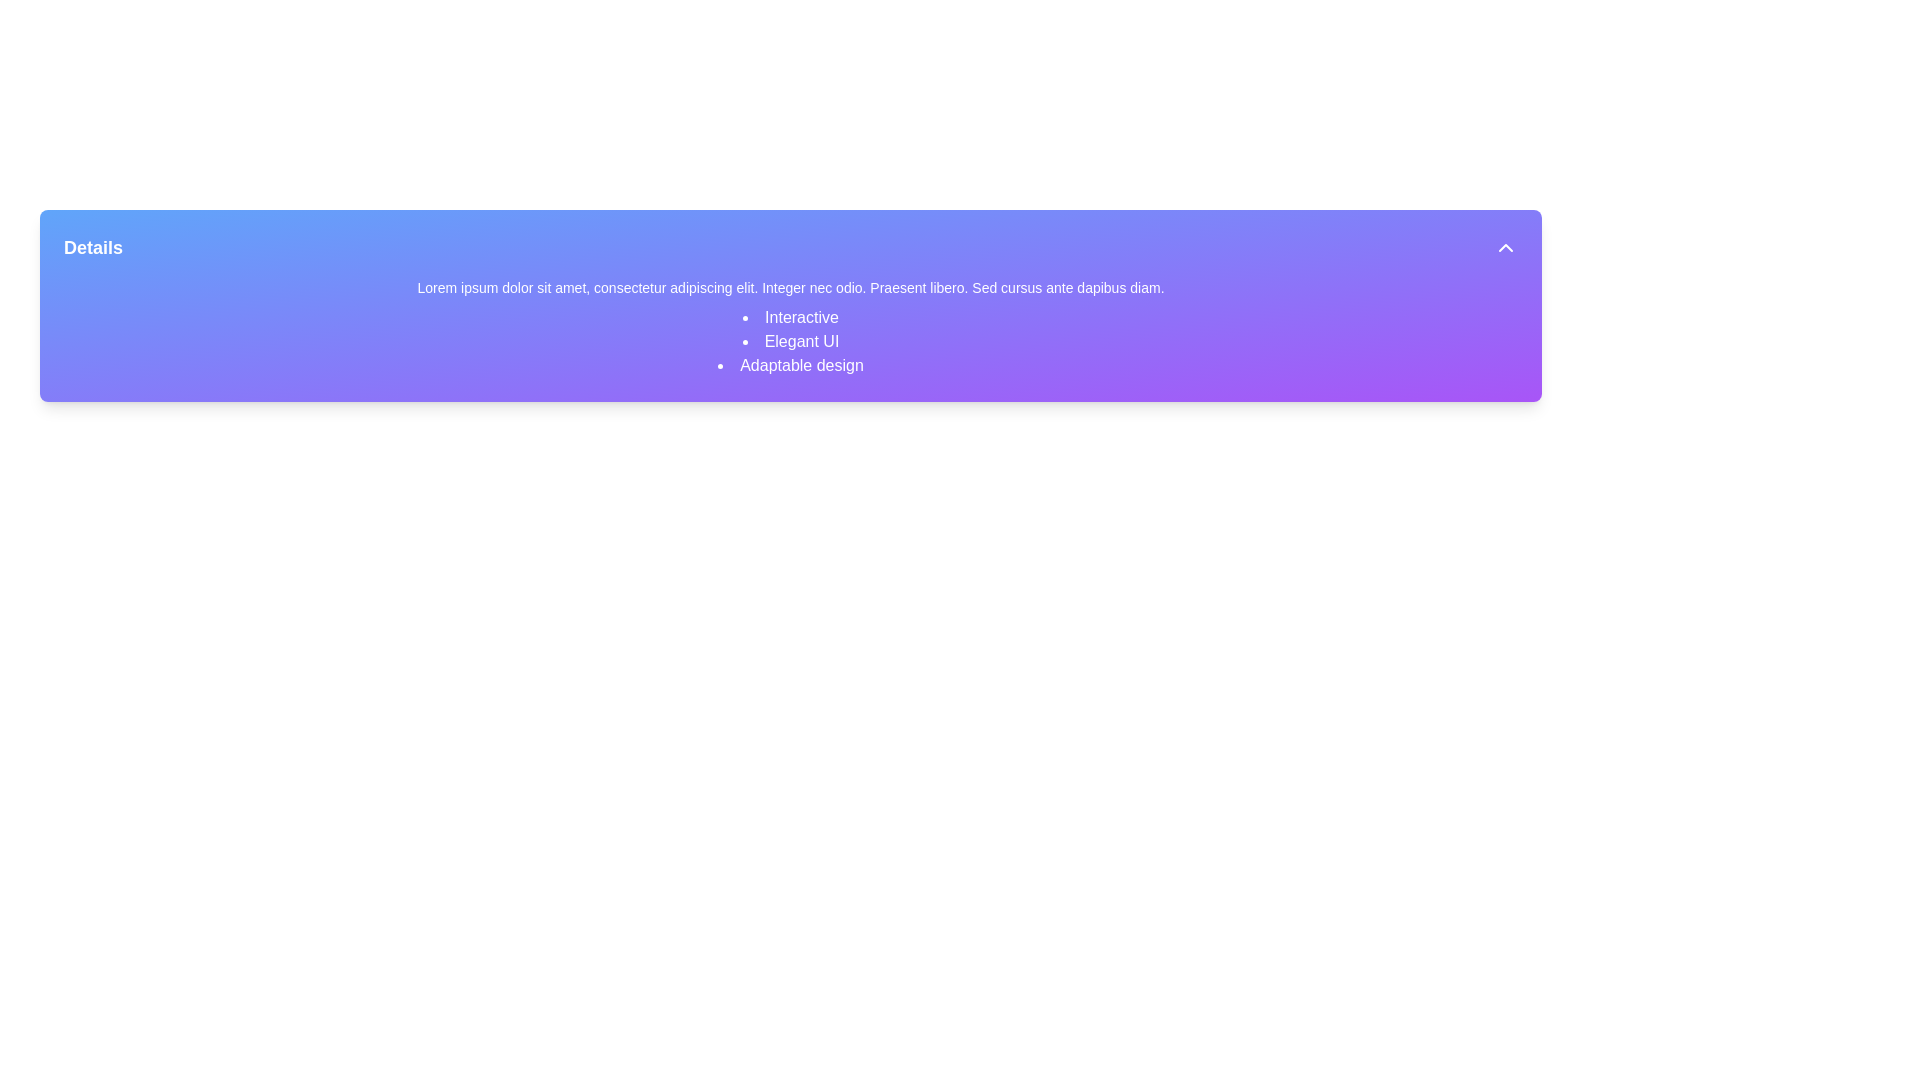  What do you see at coordinates (790, 316) in the screenshot?
I see `the first item in the bullet list labeled 'Interactive' which is a Text label describing characteristics or features` at bounding box center [790, 316].